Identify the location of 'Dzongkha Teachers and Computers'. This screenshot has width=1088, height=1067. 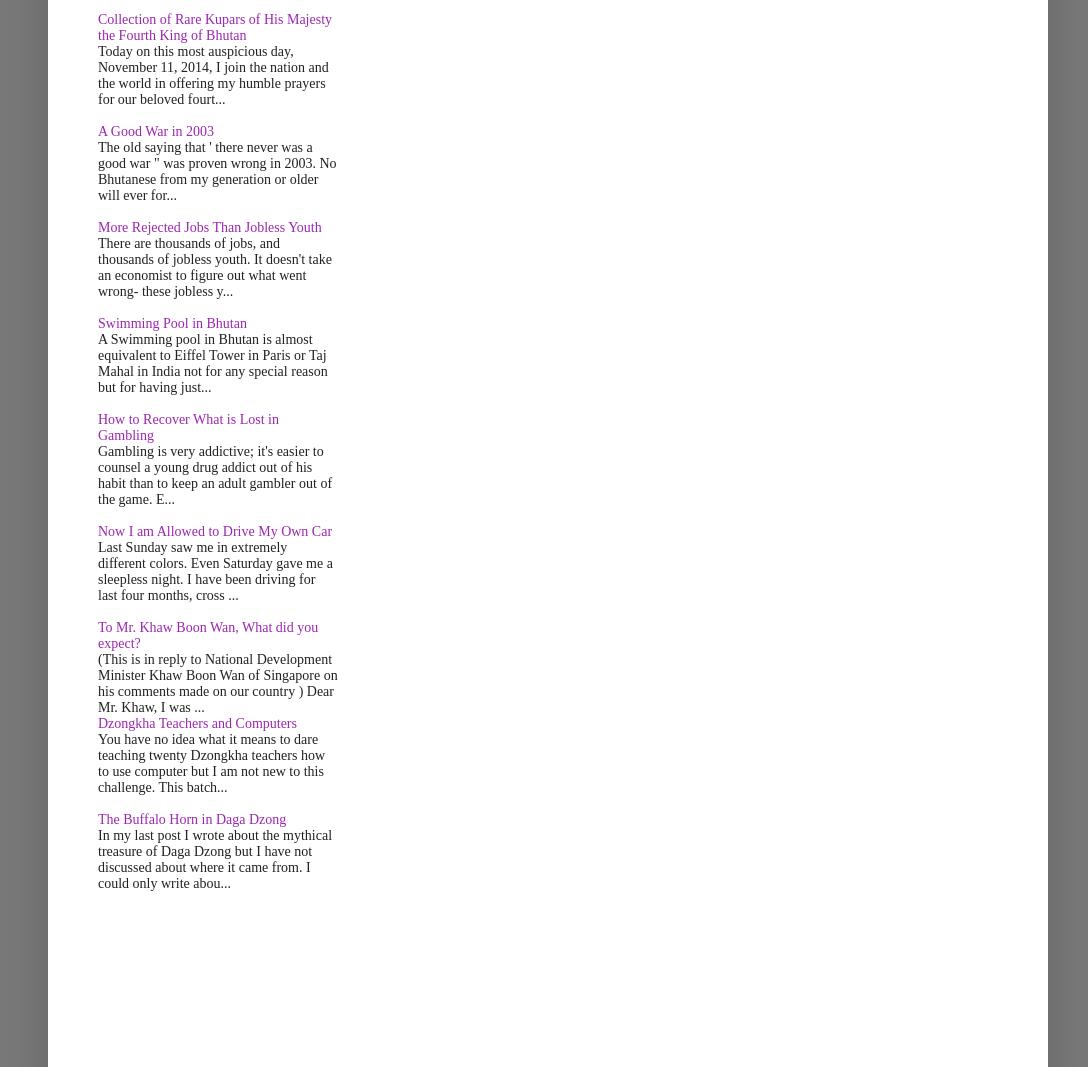
(196, 722).